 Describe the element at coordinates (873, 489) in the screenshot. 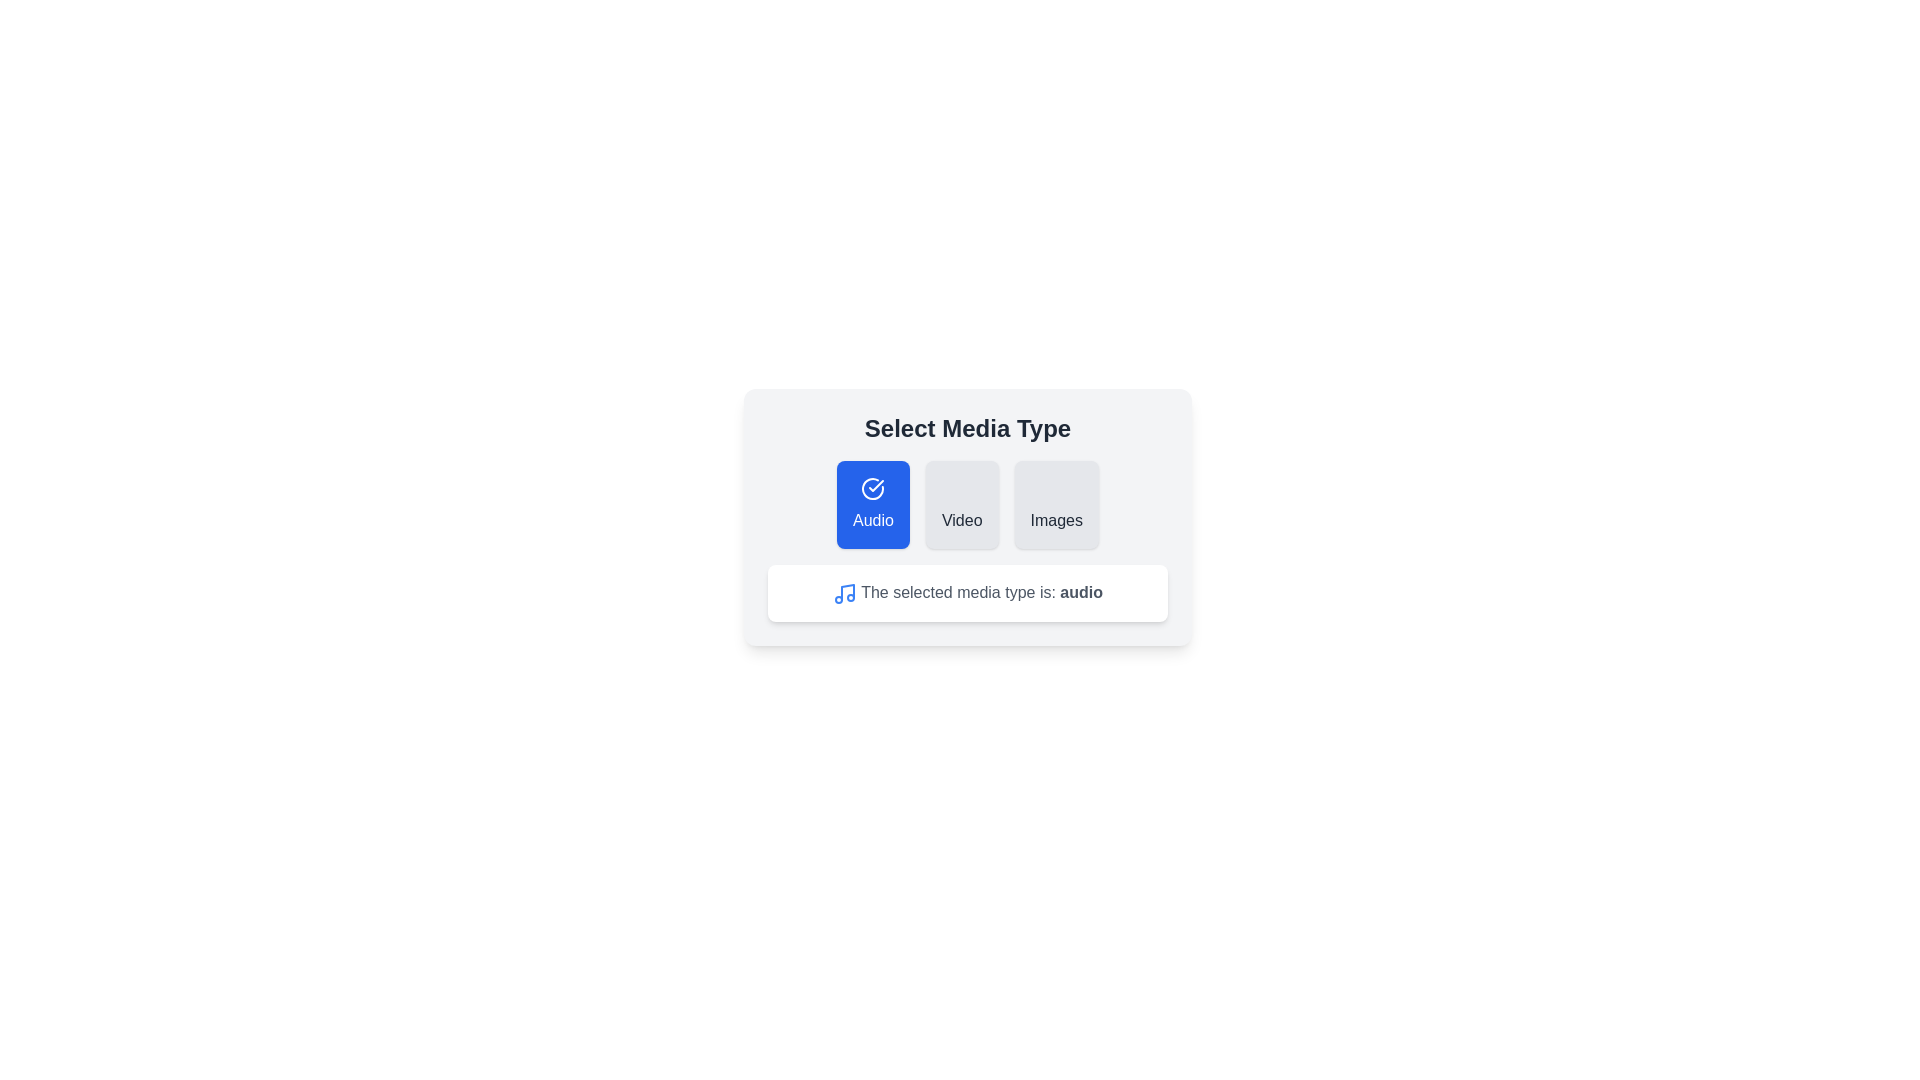

I see `the circular portion of the 'Audio' button icon, which is the leftmost option in the button group and represents the larger circular outline surrounding the inner check mark` at that location.